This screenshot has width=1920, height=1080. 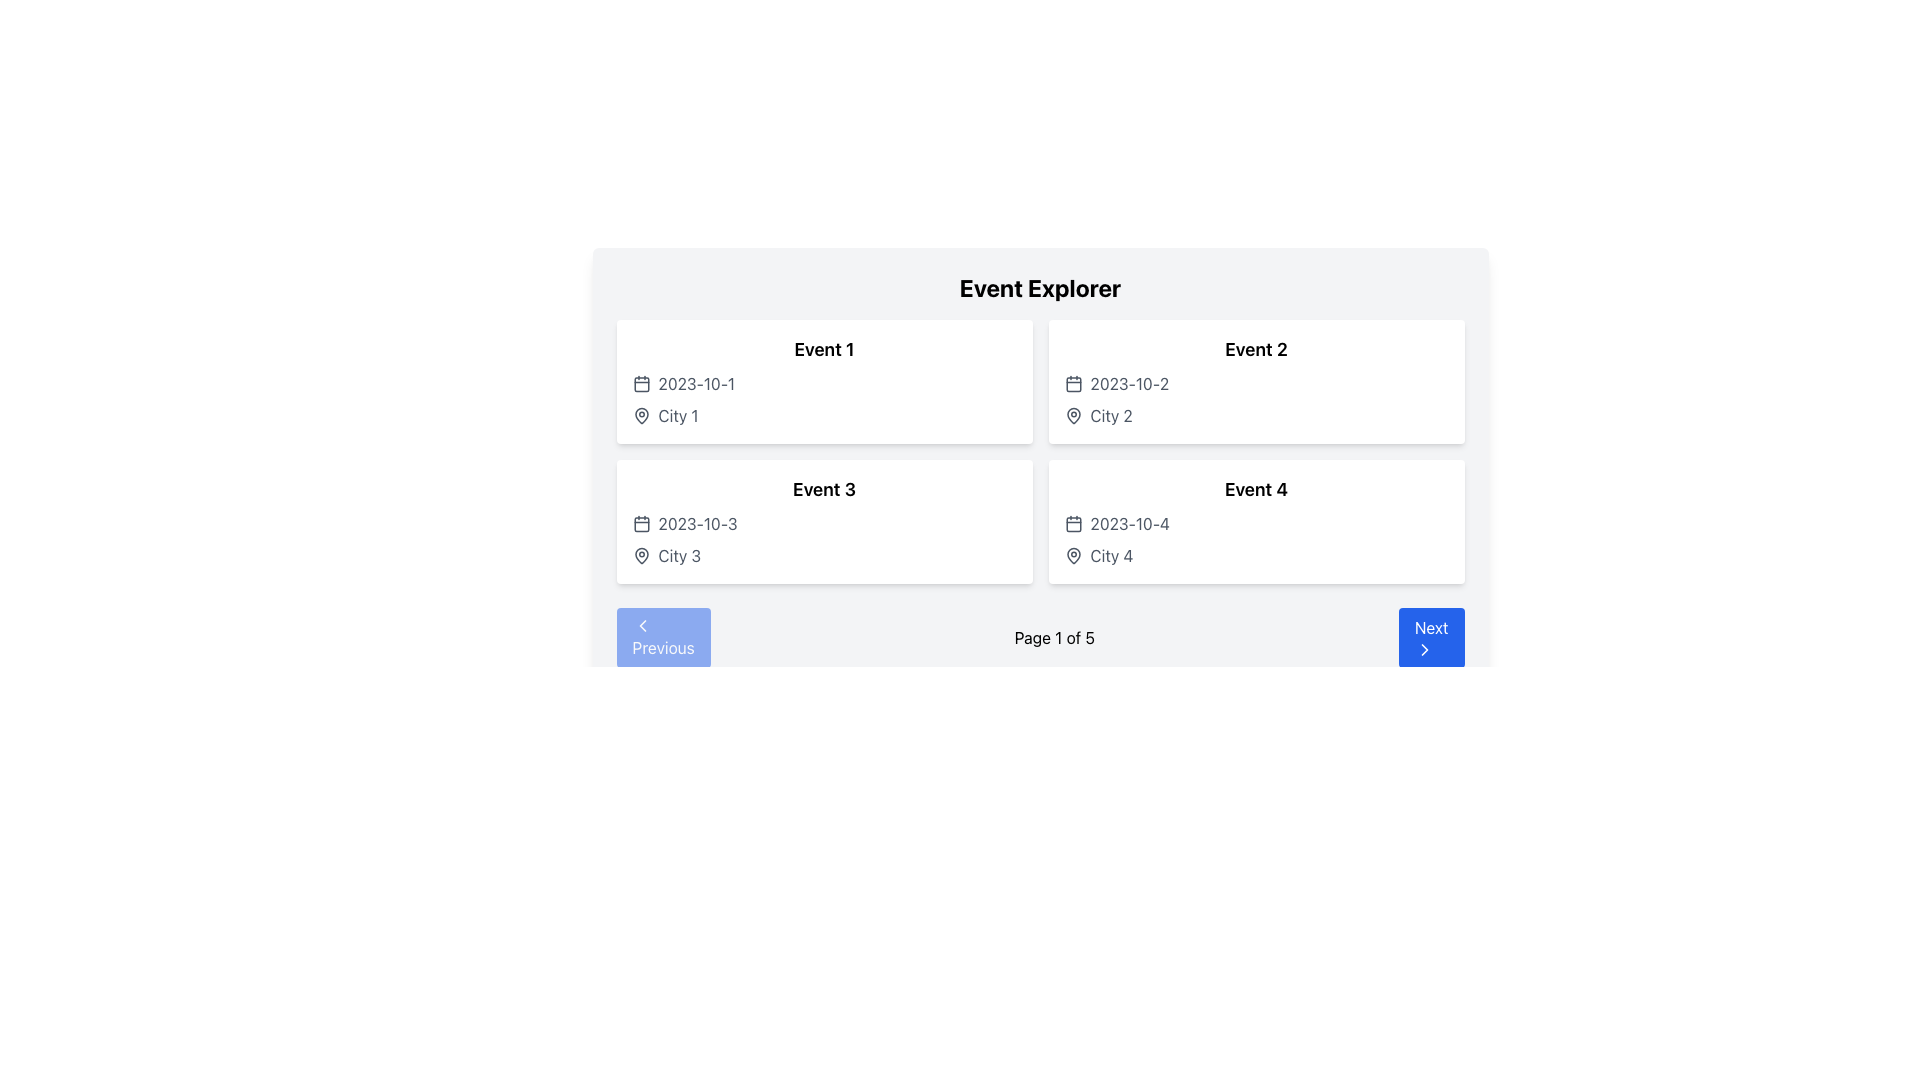 I want to click on the event information card located in the top-right section of the grid to associate the event information, so click(x=1255, y=381).